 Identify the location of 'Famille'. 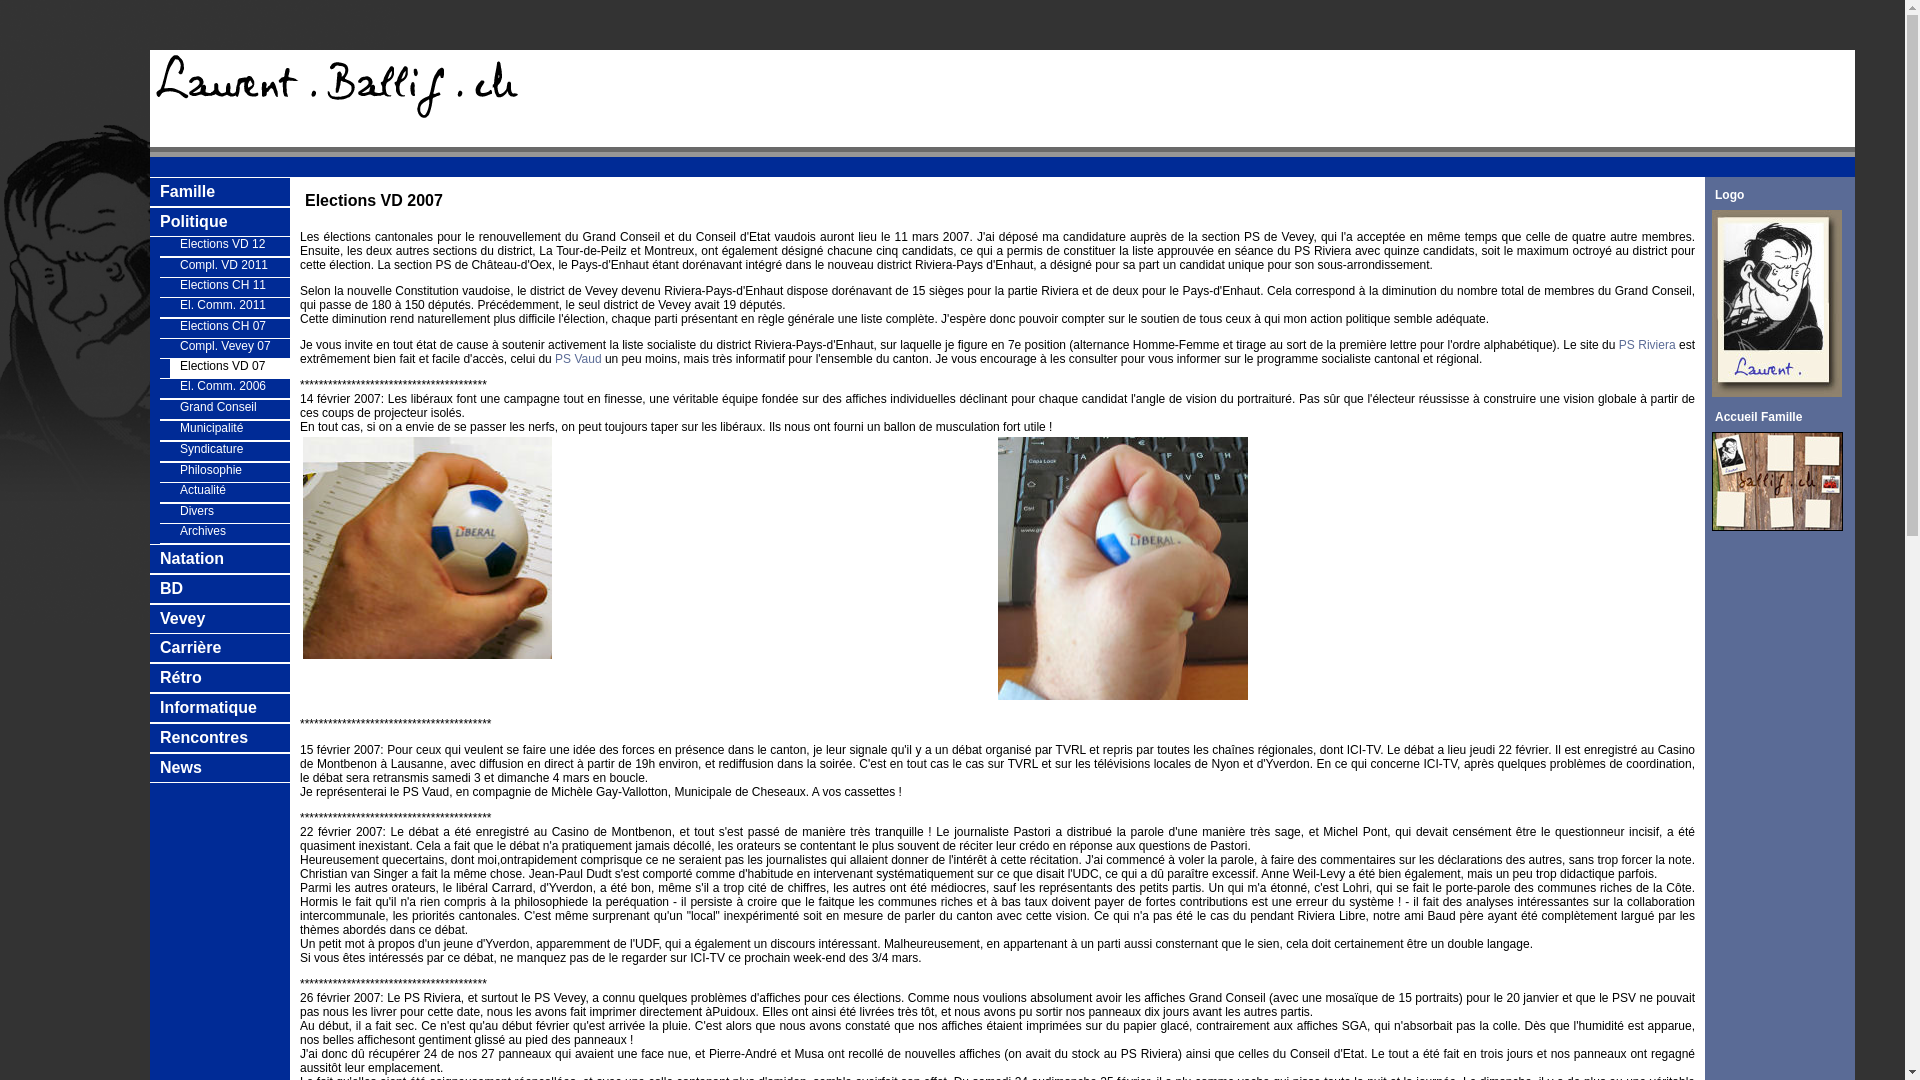
(187, 191).